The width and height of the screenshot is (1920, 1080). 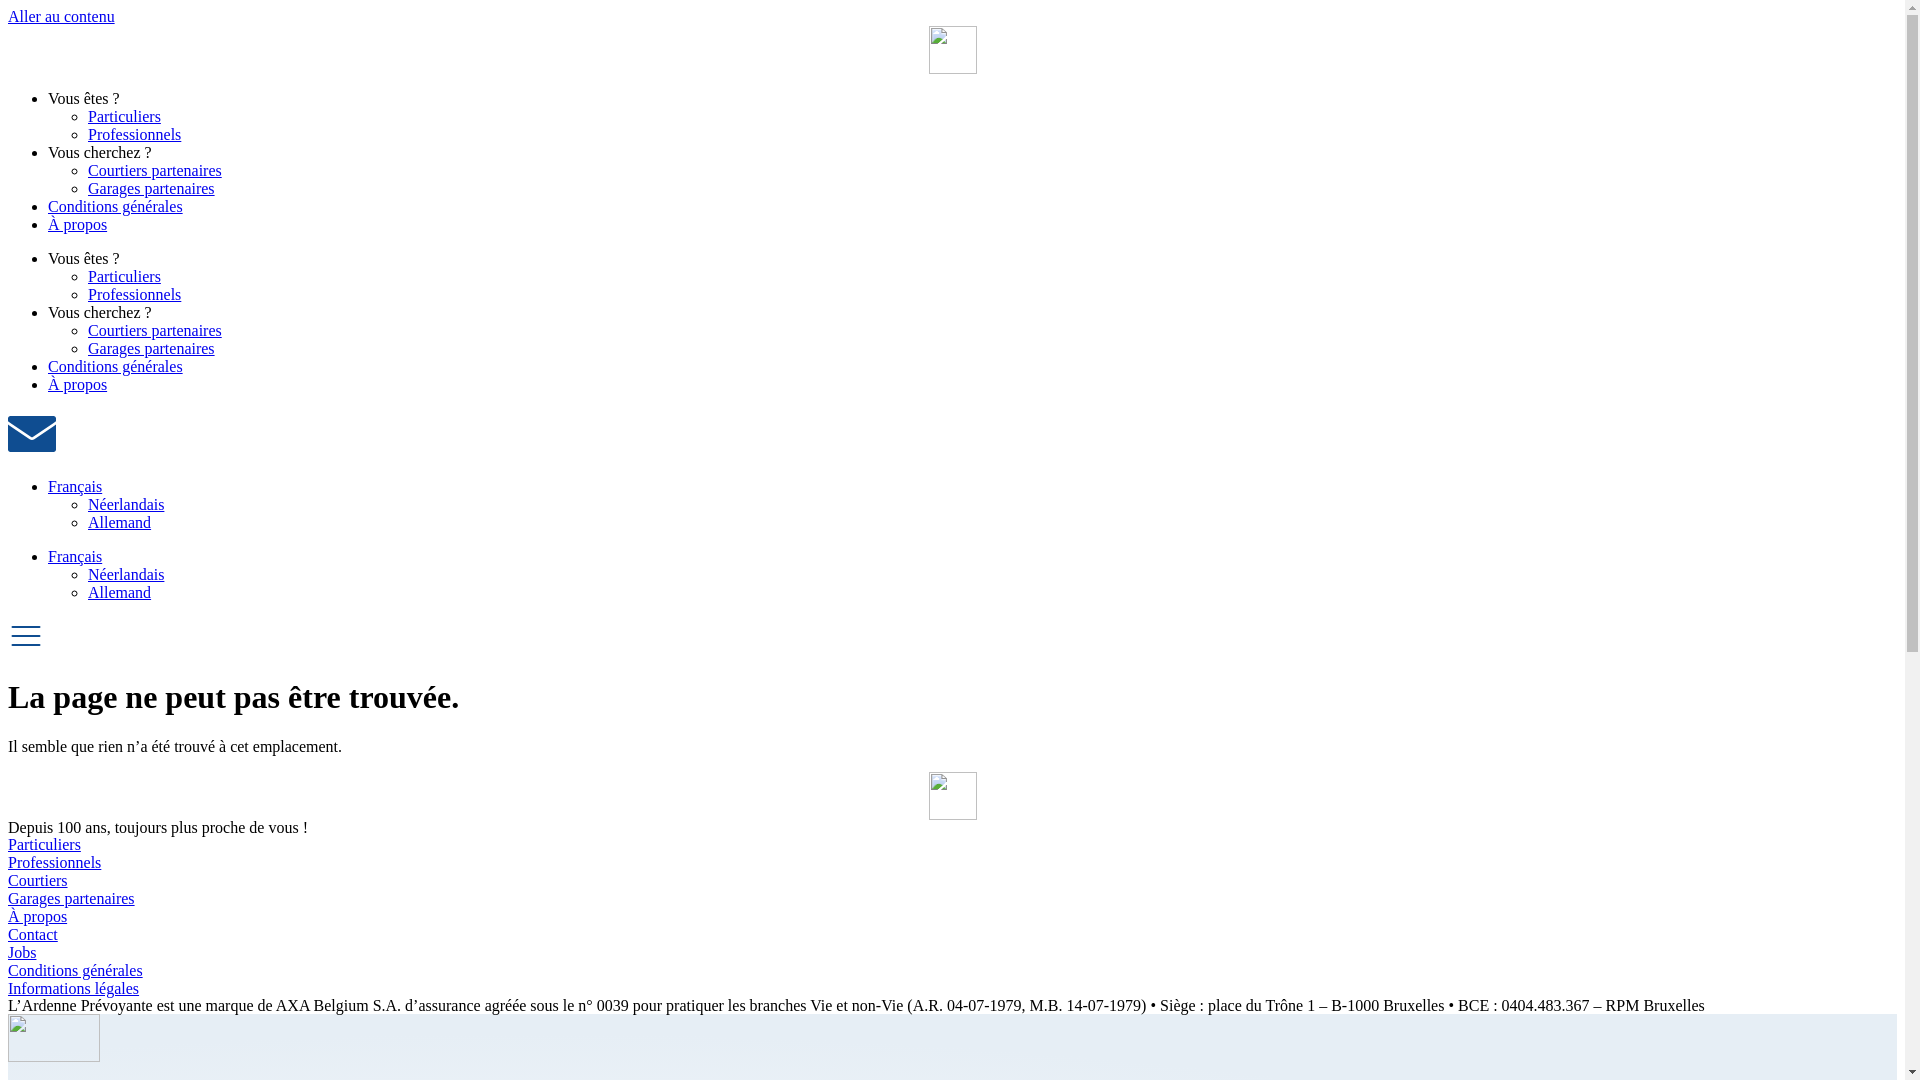 What do you see at coordinates (48, 151) in the screenshot?
I see `'Vous cherchez ?'` at bounding box center [48, 151].